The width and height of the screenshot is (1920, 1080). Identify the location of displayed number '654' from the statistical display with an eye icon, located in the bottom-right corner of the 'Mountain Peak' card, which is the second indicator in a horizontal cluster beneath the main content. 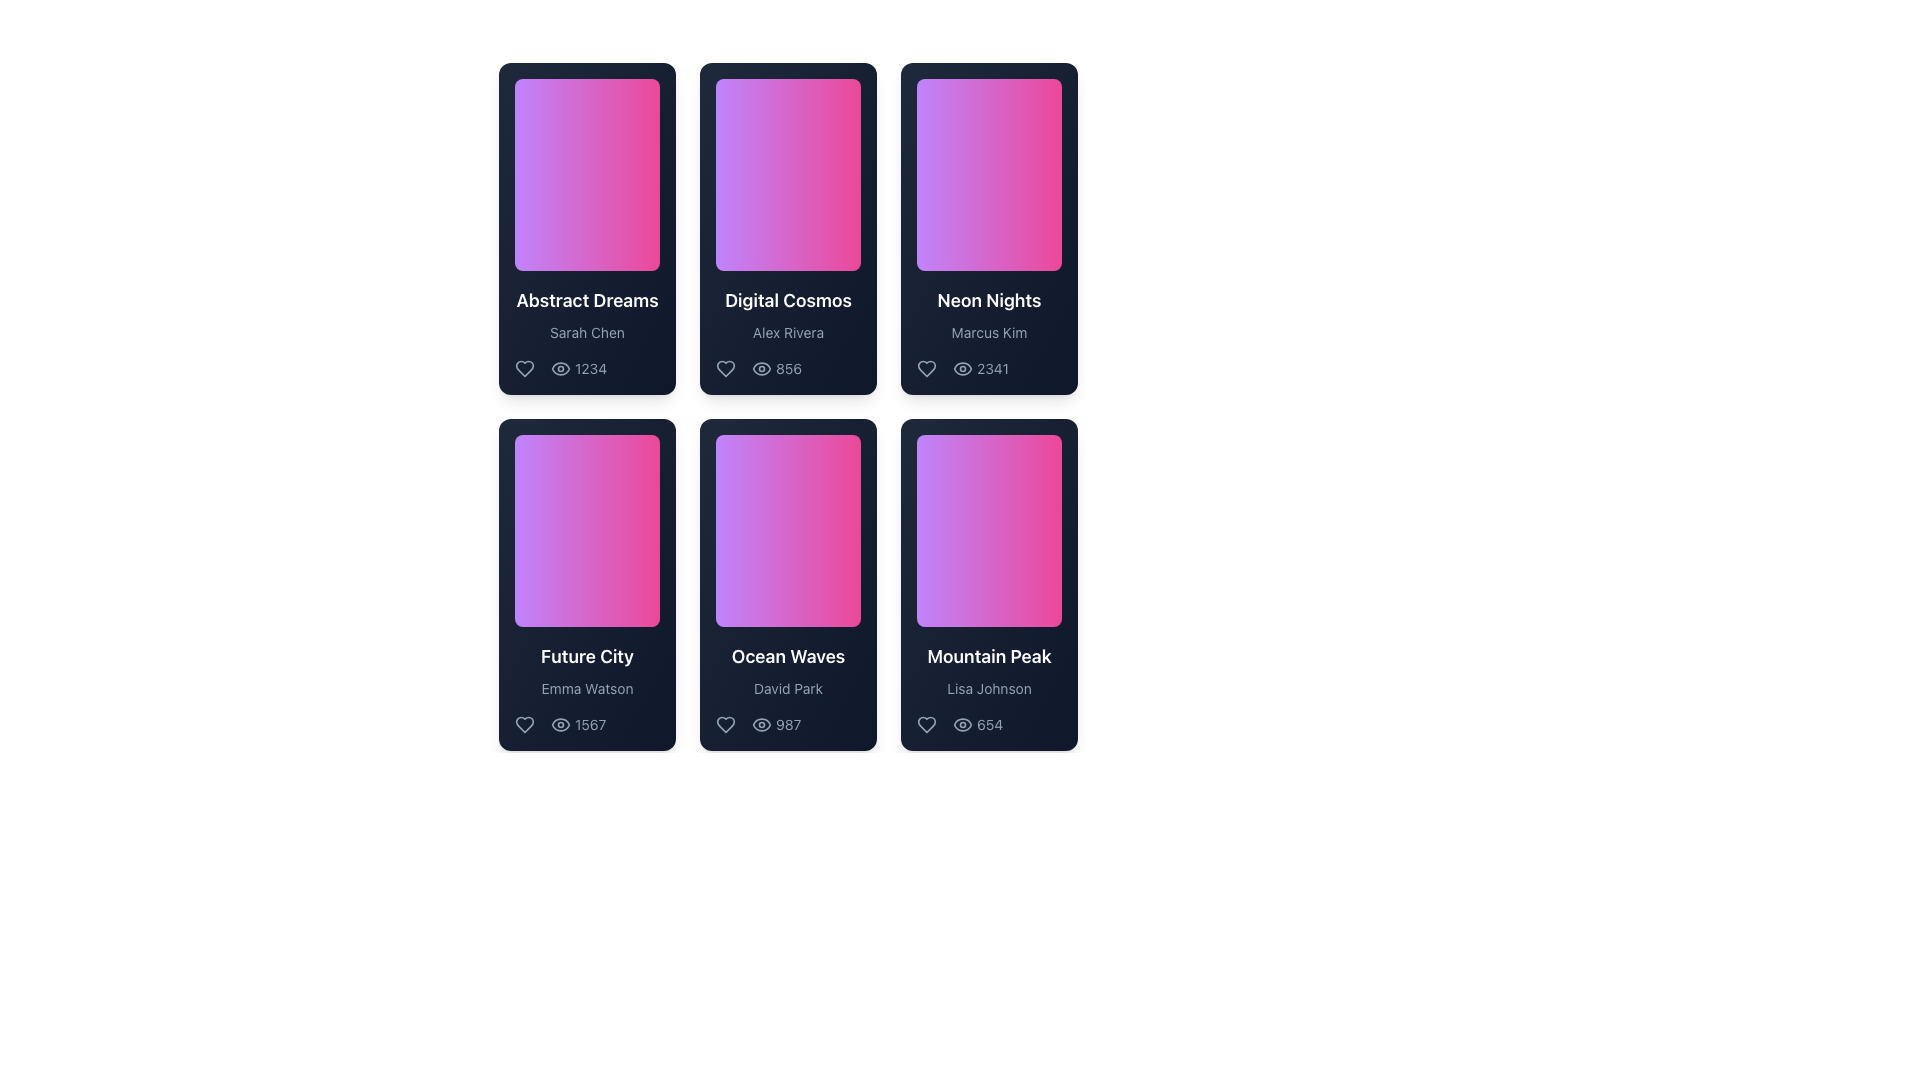
(960, 725).